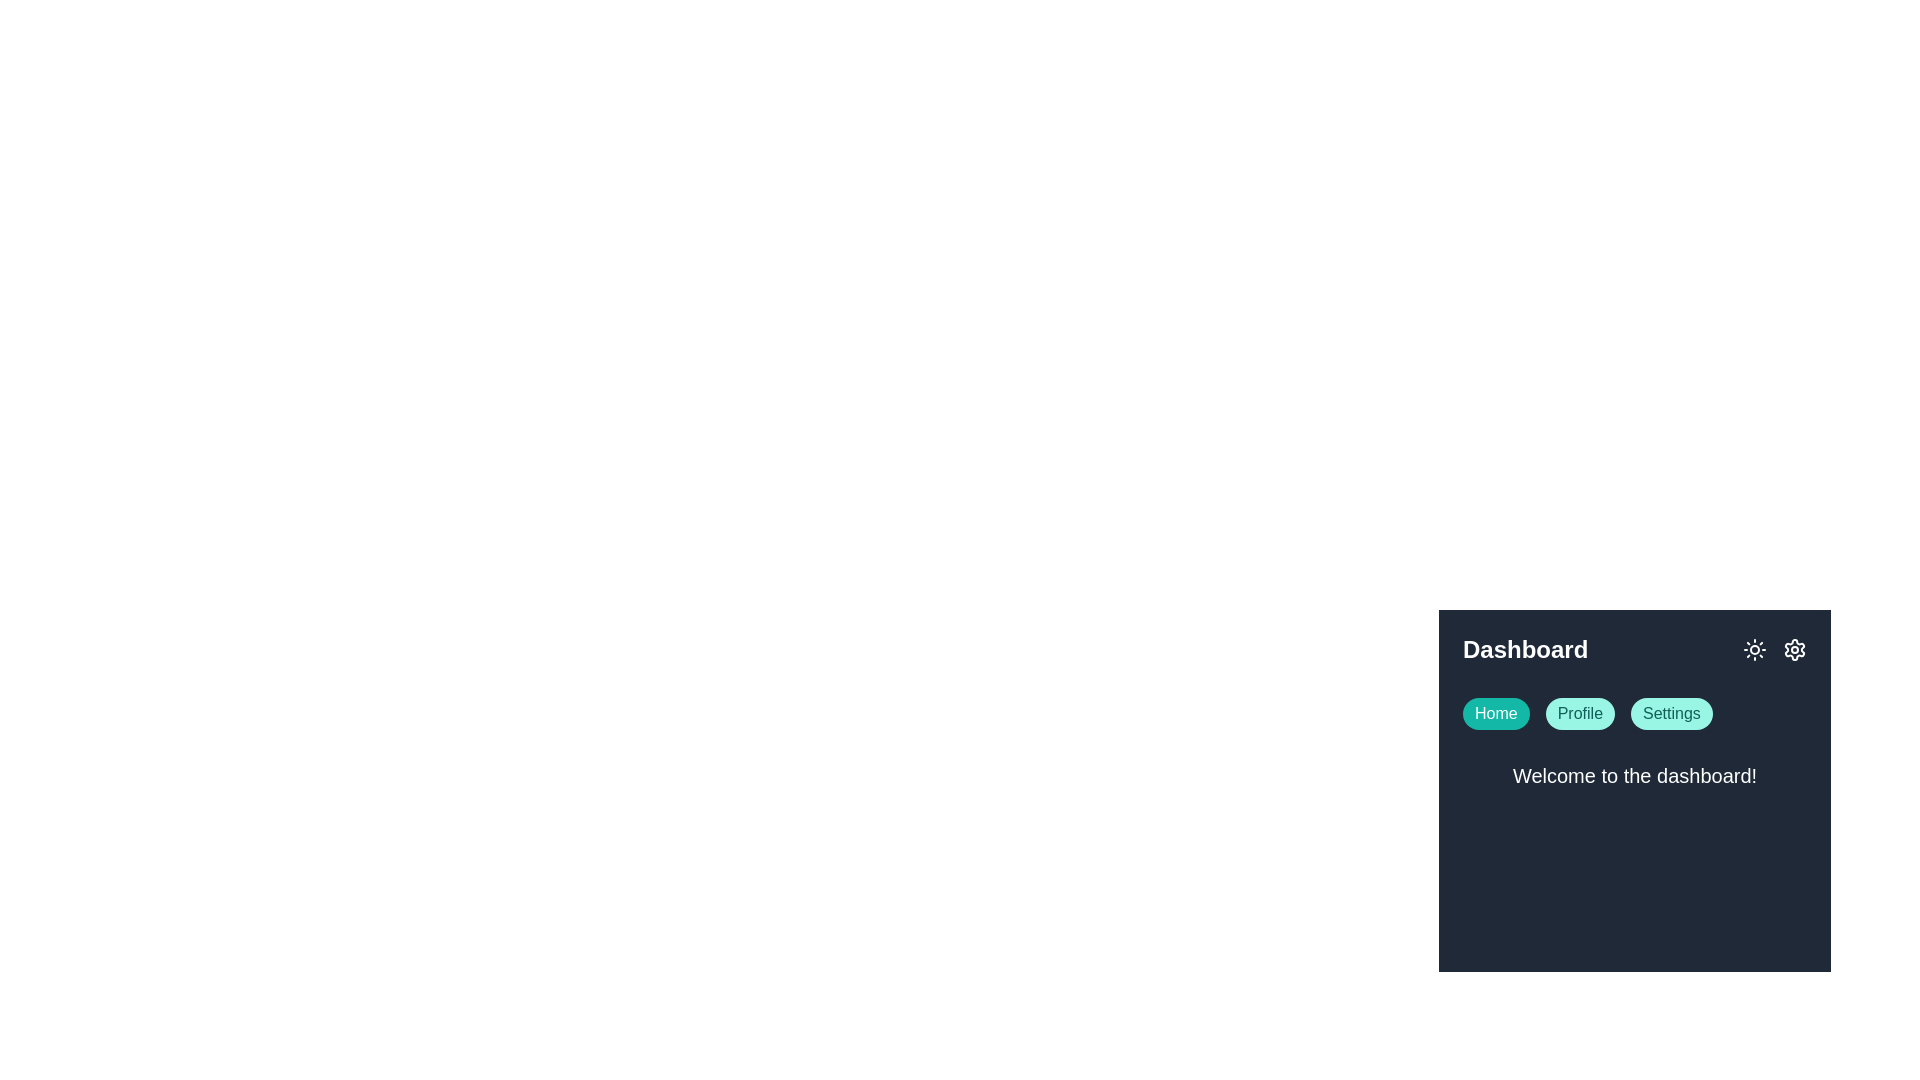 The width and height of the screenshot is (1920, 1080). I want to click on the Profile button located in the top-right section of the interface, which is the second button in a horizontal navigation bar flanked by the Home and Settings buttons, to trigger hover effects, so click(1579, 712).